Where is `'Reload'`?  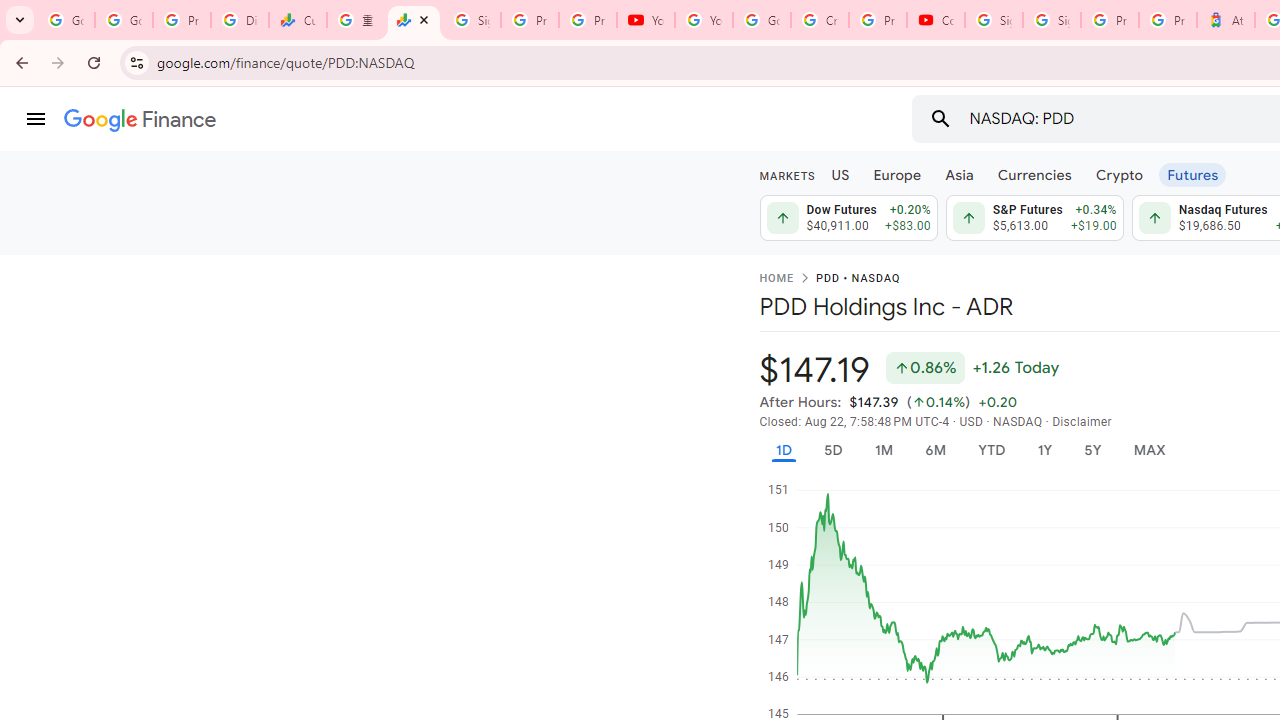 'Reload' is located at coordinates (93, 61).